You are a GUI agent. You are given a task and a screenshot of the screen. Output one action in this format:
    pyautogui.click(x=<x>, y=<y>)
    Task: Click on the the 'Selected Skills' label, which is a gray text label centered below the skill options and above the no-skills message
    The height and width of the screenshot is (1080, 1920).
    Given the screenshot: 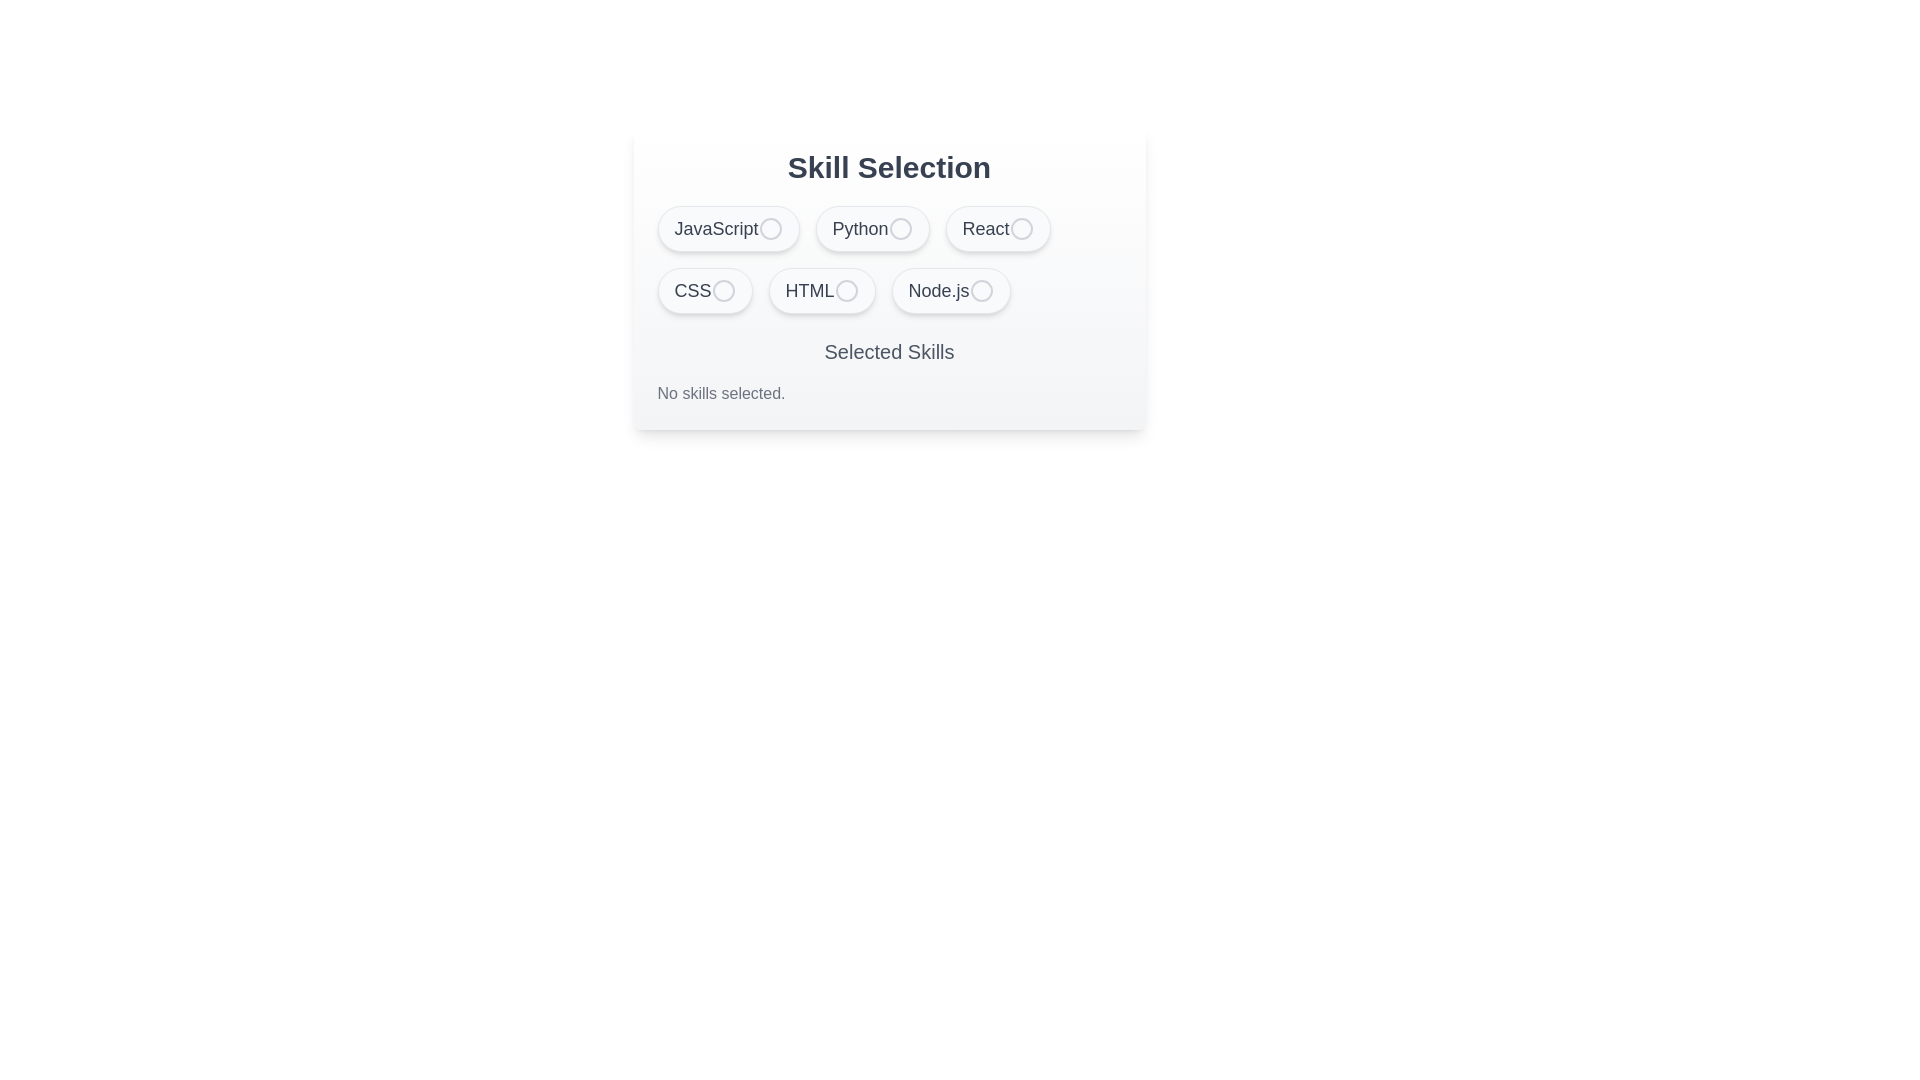 What is the action you would take?
    pyautogui.click(x=888, y=350)
    